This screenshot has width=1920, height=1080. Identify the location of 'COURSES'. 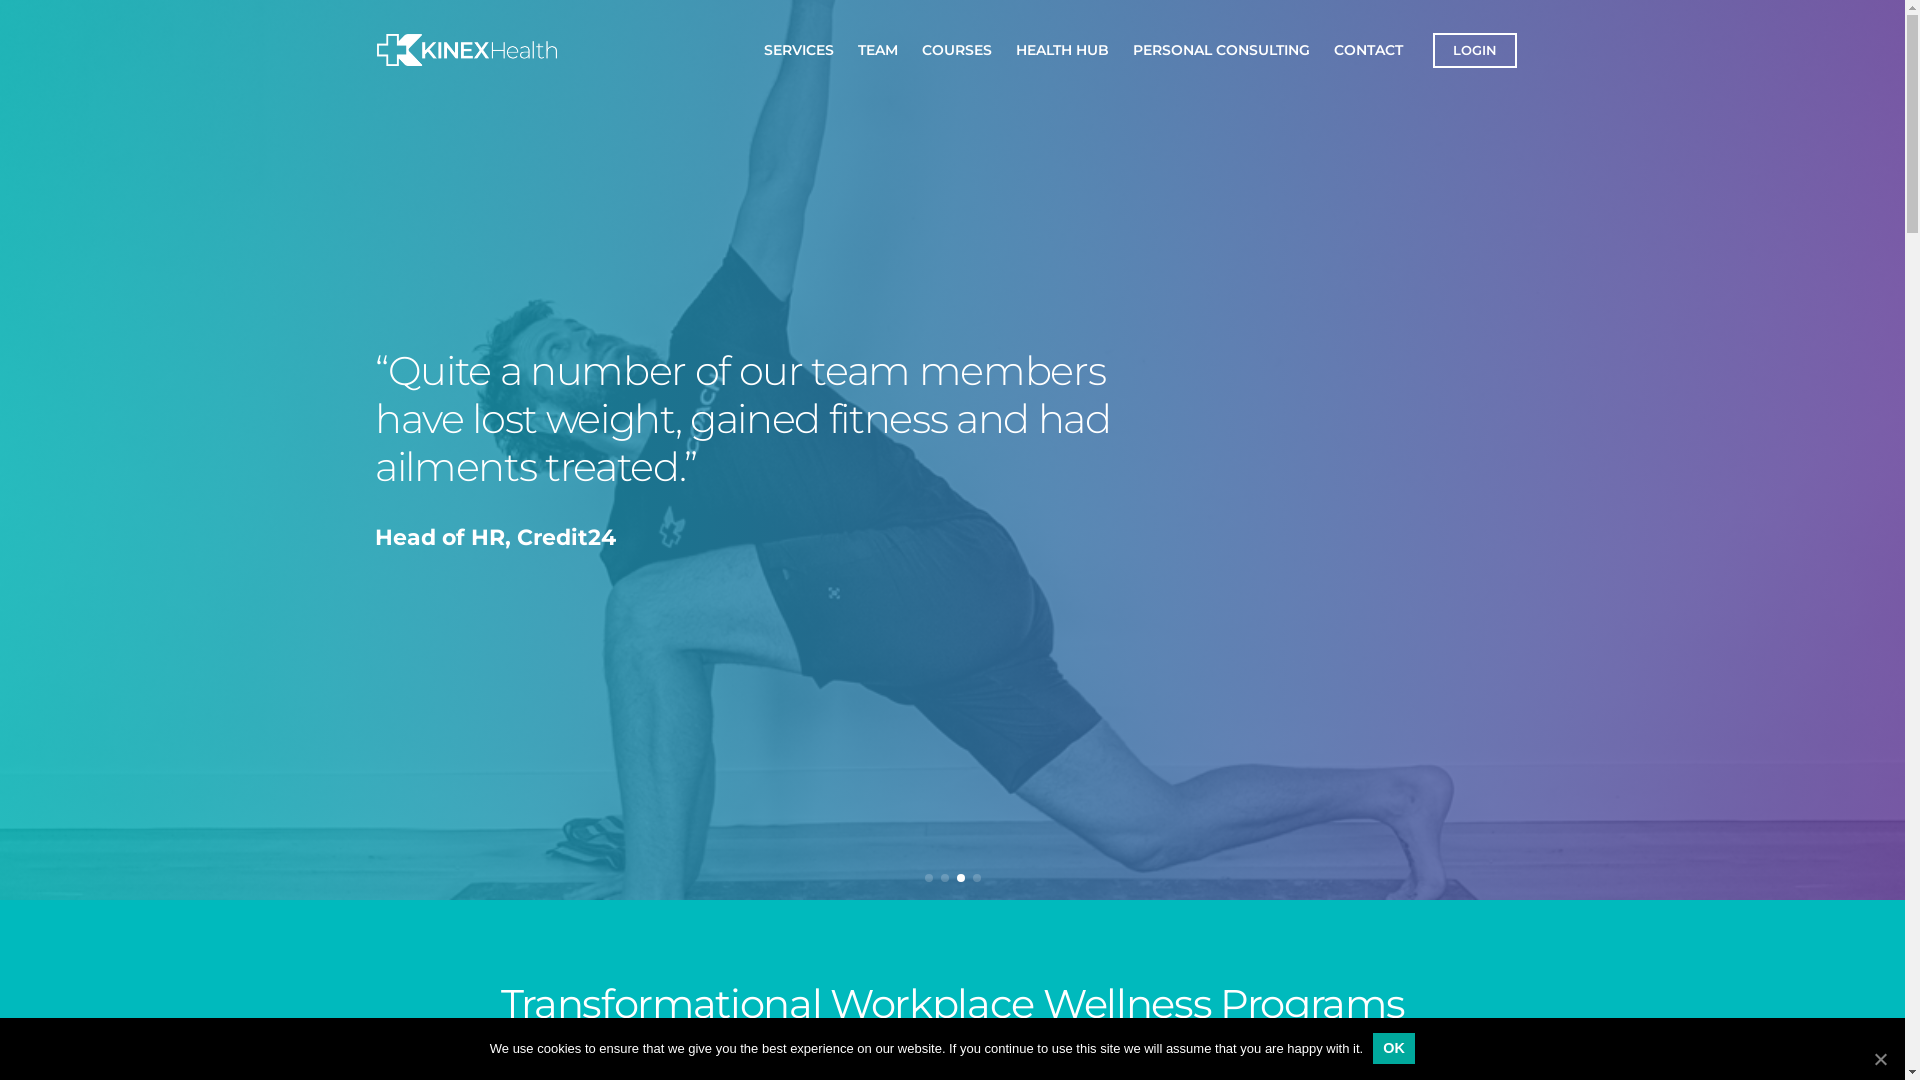
(955, 48).